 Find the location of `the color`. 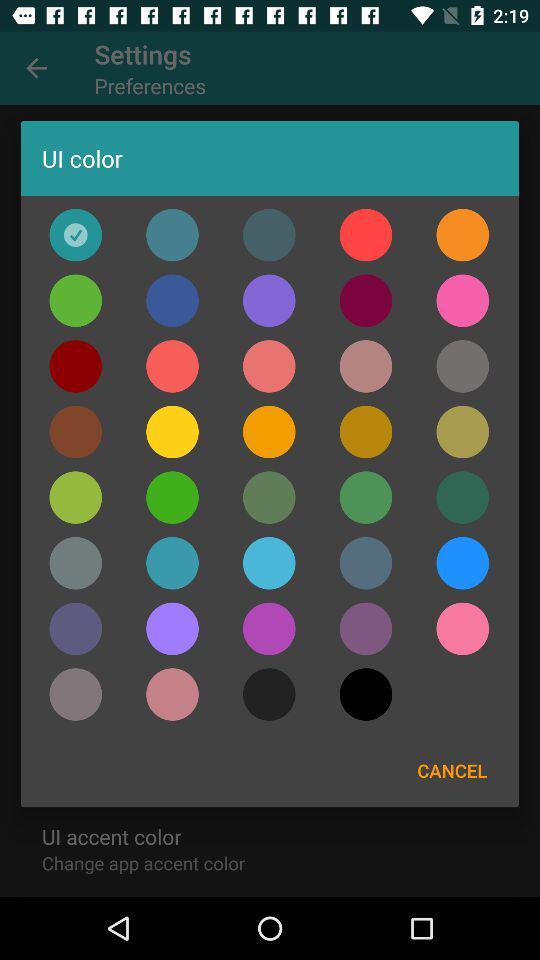

the color is located at coordinates (172, 563).